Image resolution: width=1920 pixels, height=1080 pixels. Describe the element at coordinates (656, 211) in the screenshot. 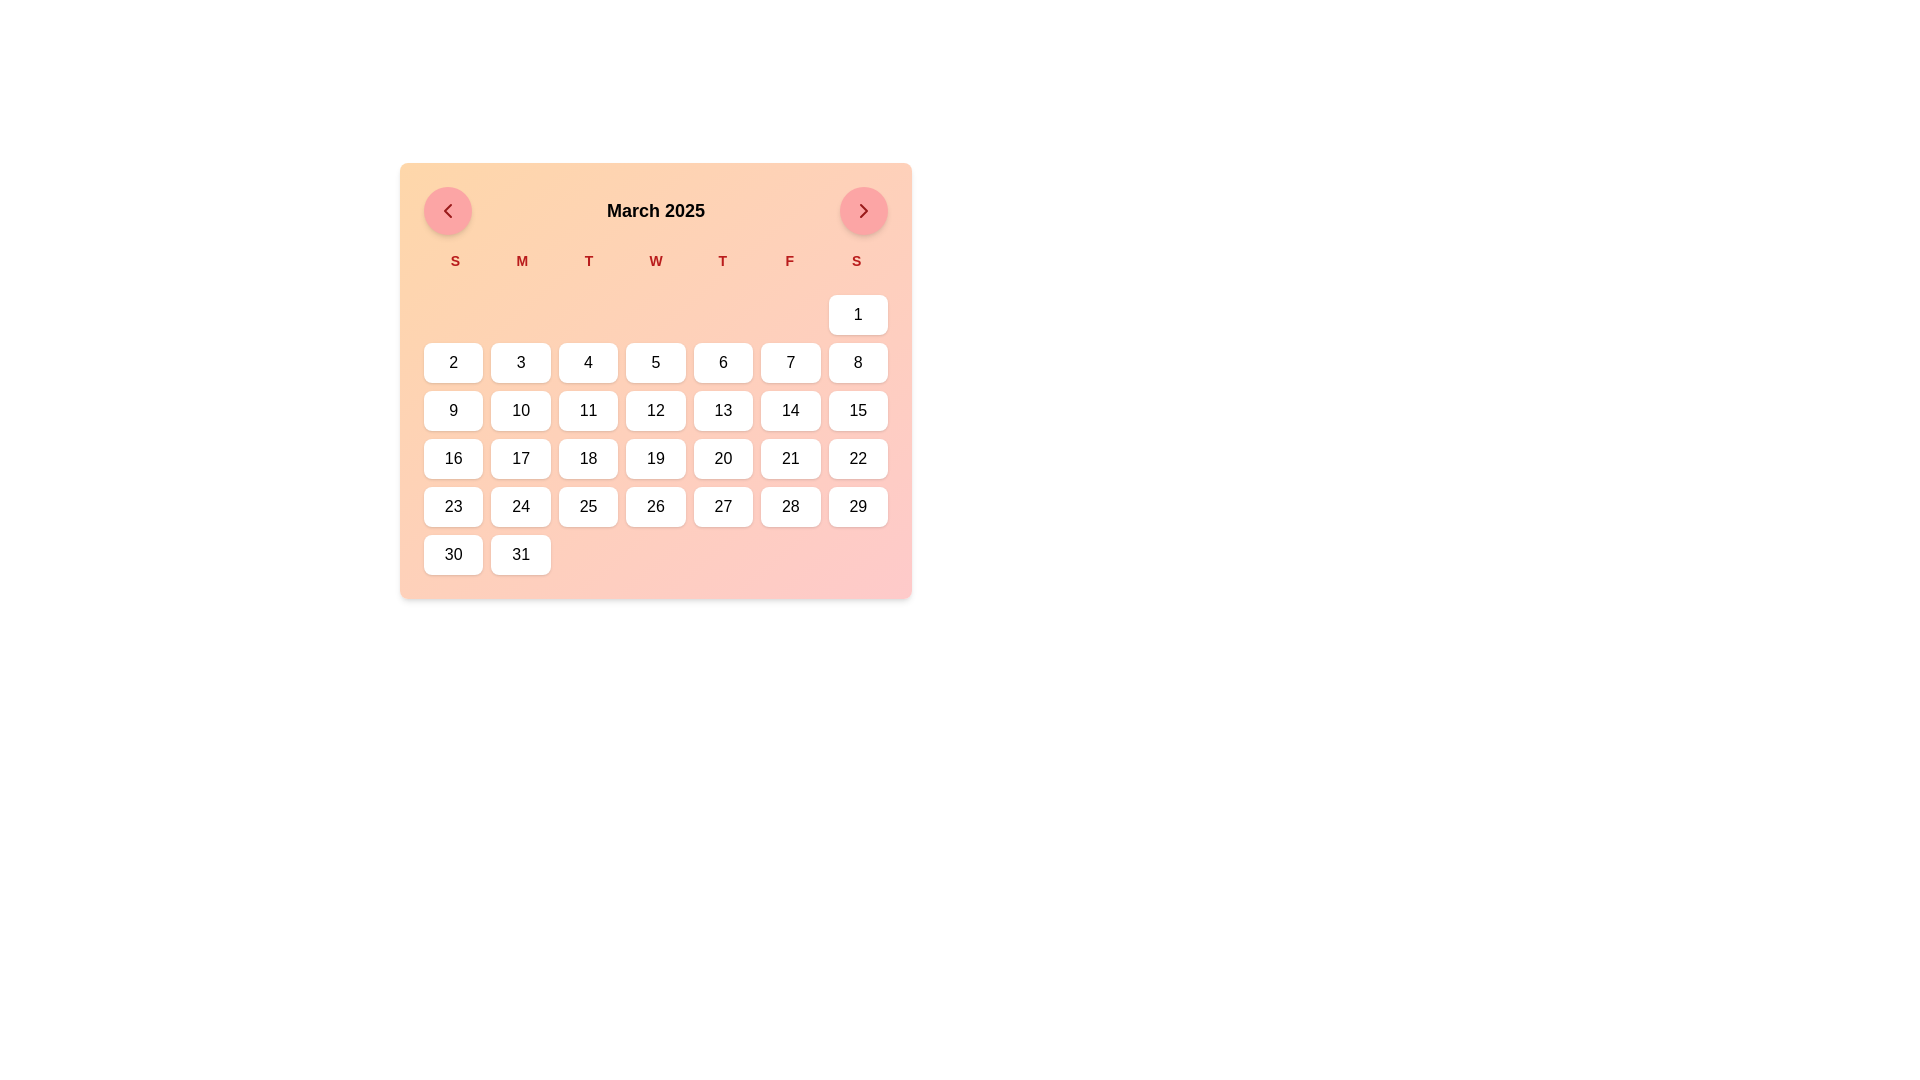

I see `the header text element displaying 'March 2025' at the top of the calendar UI, located centrally above the days of the week row` at that location.